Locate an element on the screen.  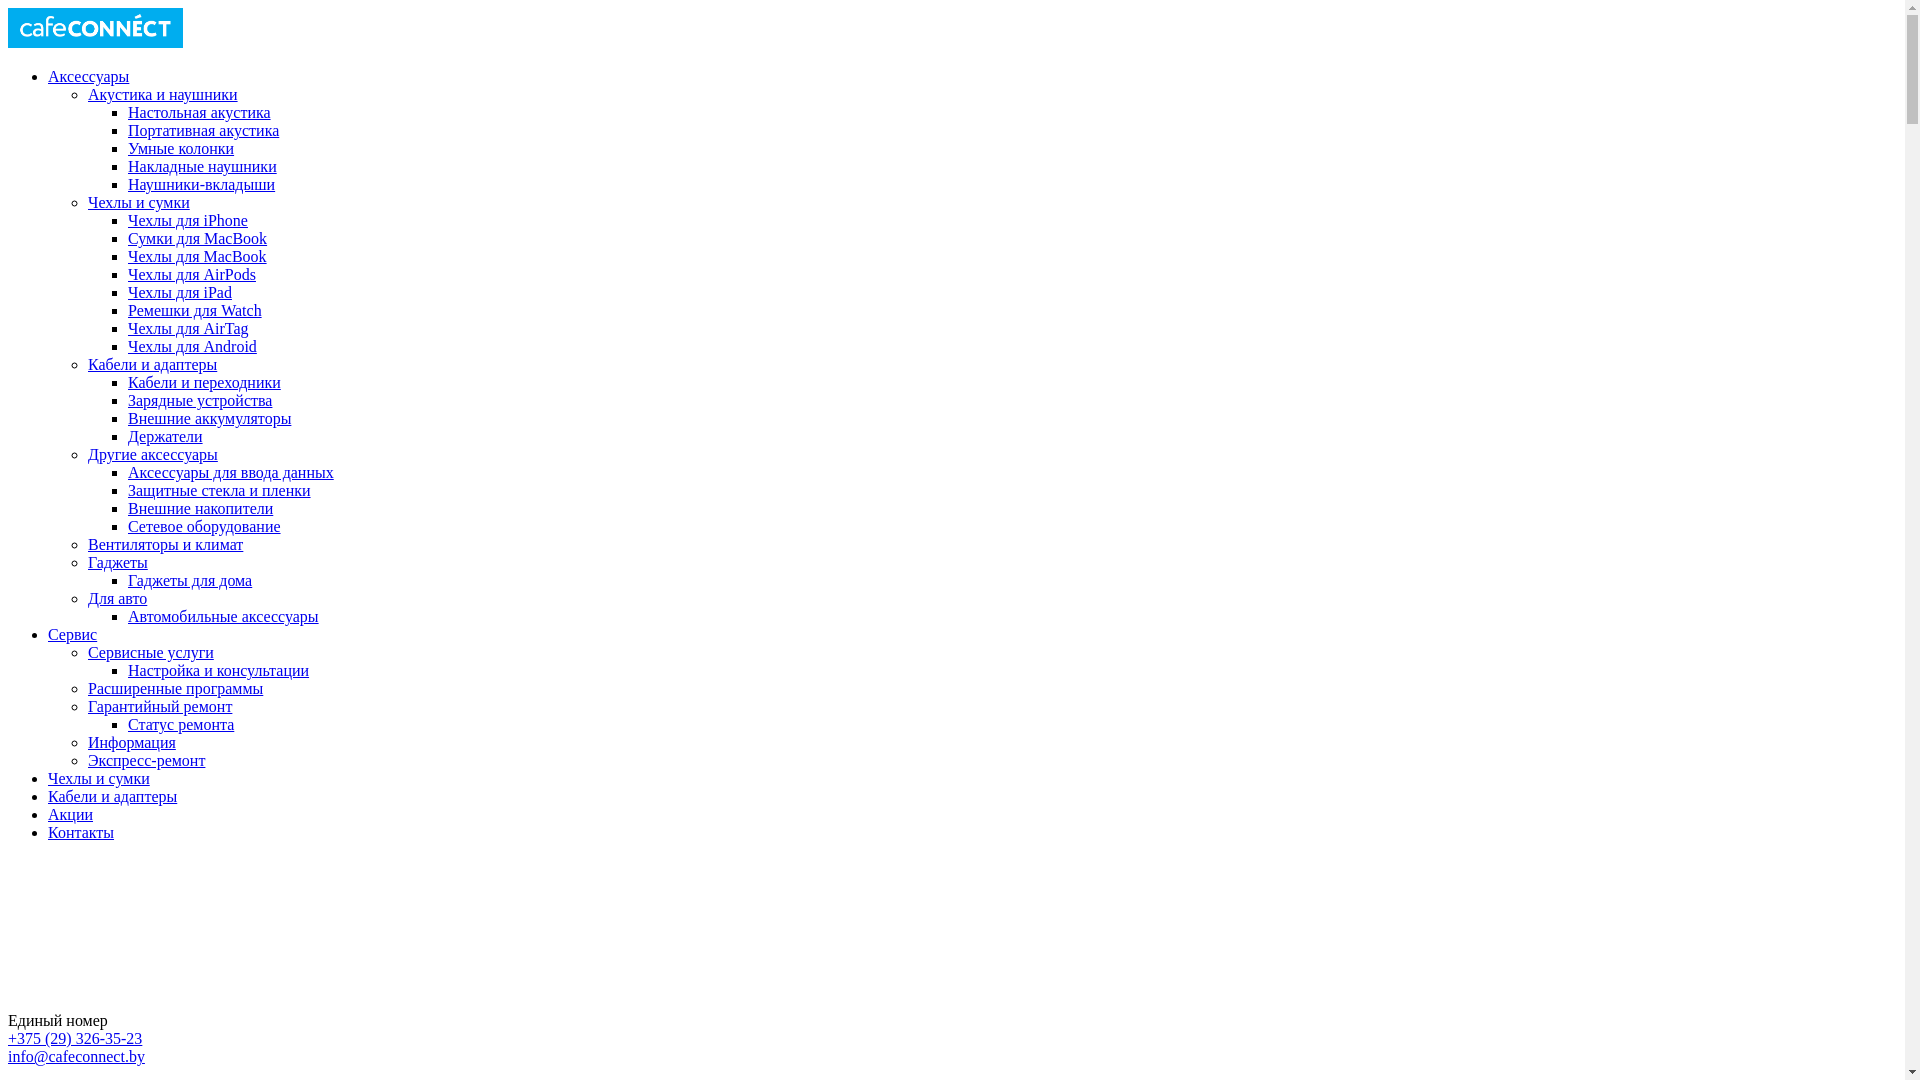
'info@cafeconnect.by' is located at coordinates (76, 1055).